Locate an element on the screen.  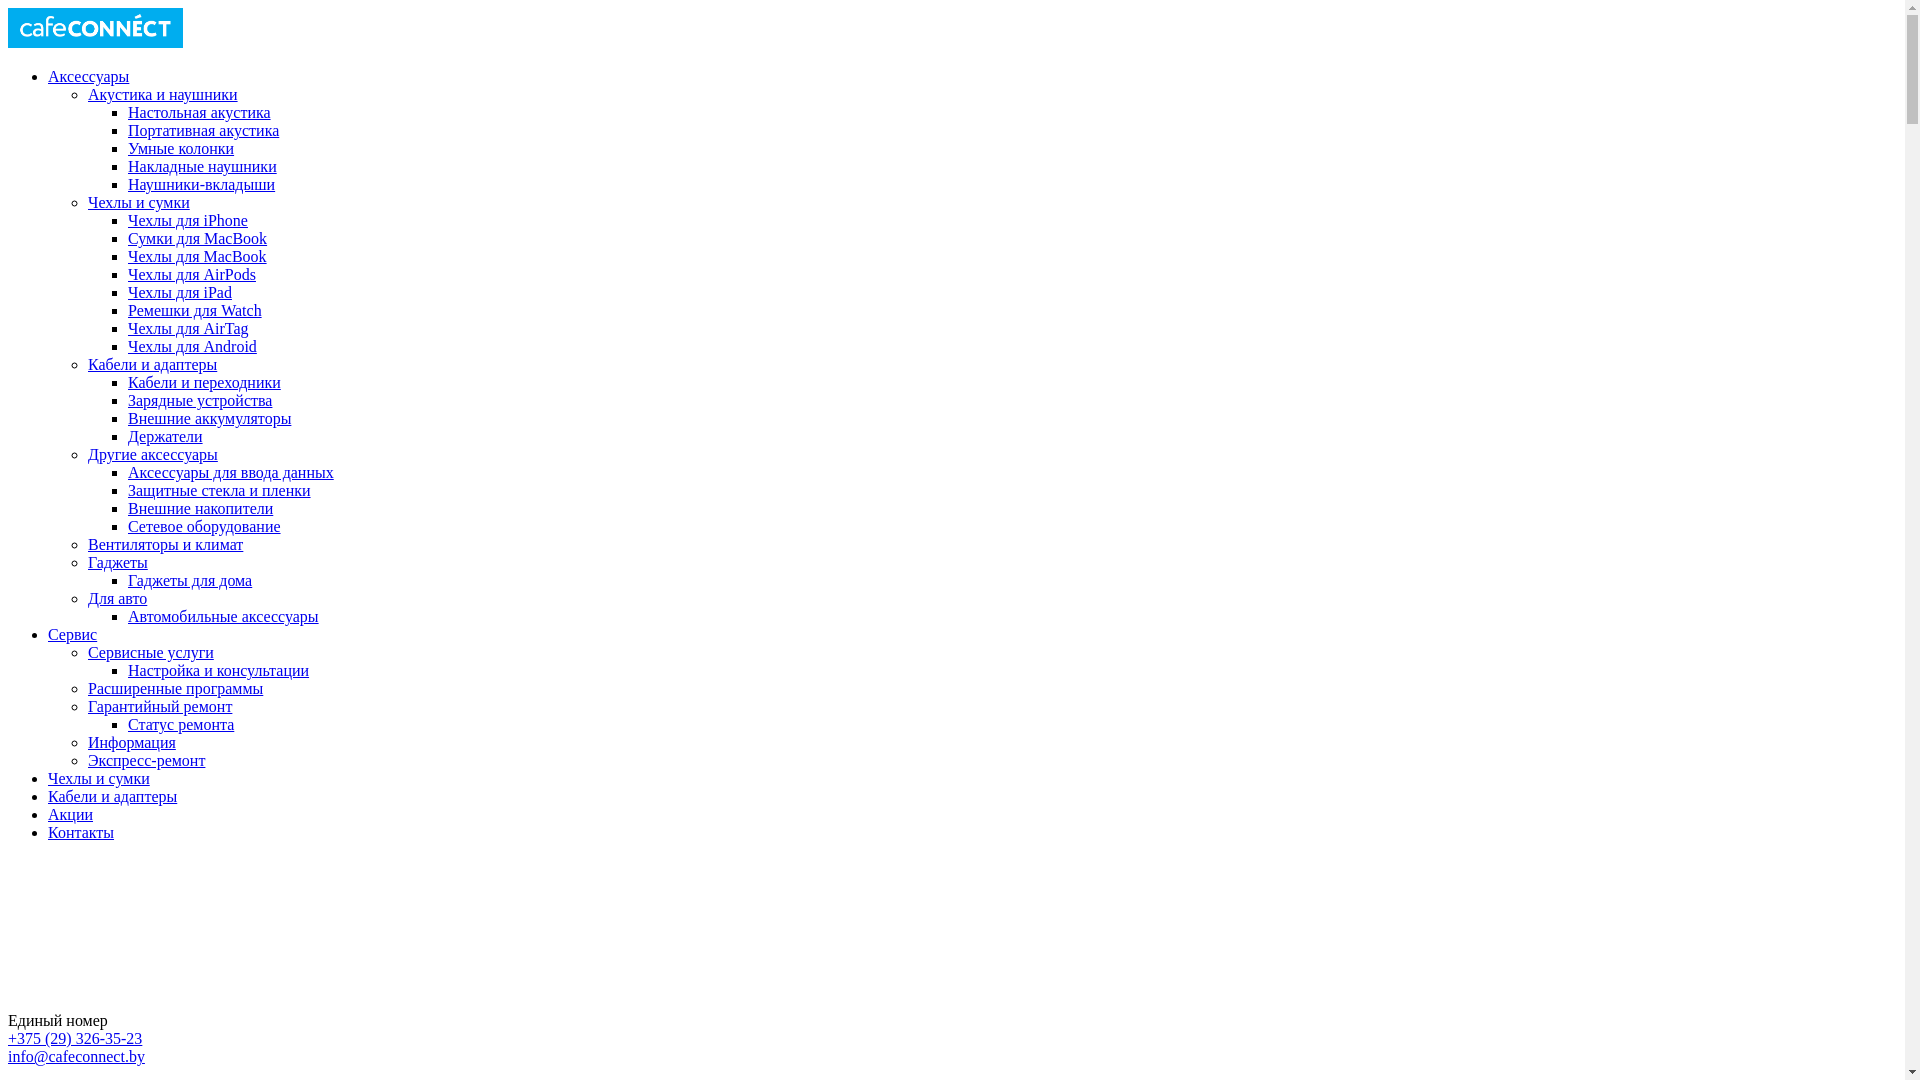
'info@cafeconnect.by' is located at coordinates (76, 1055).